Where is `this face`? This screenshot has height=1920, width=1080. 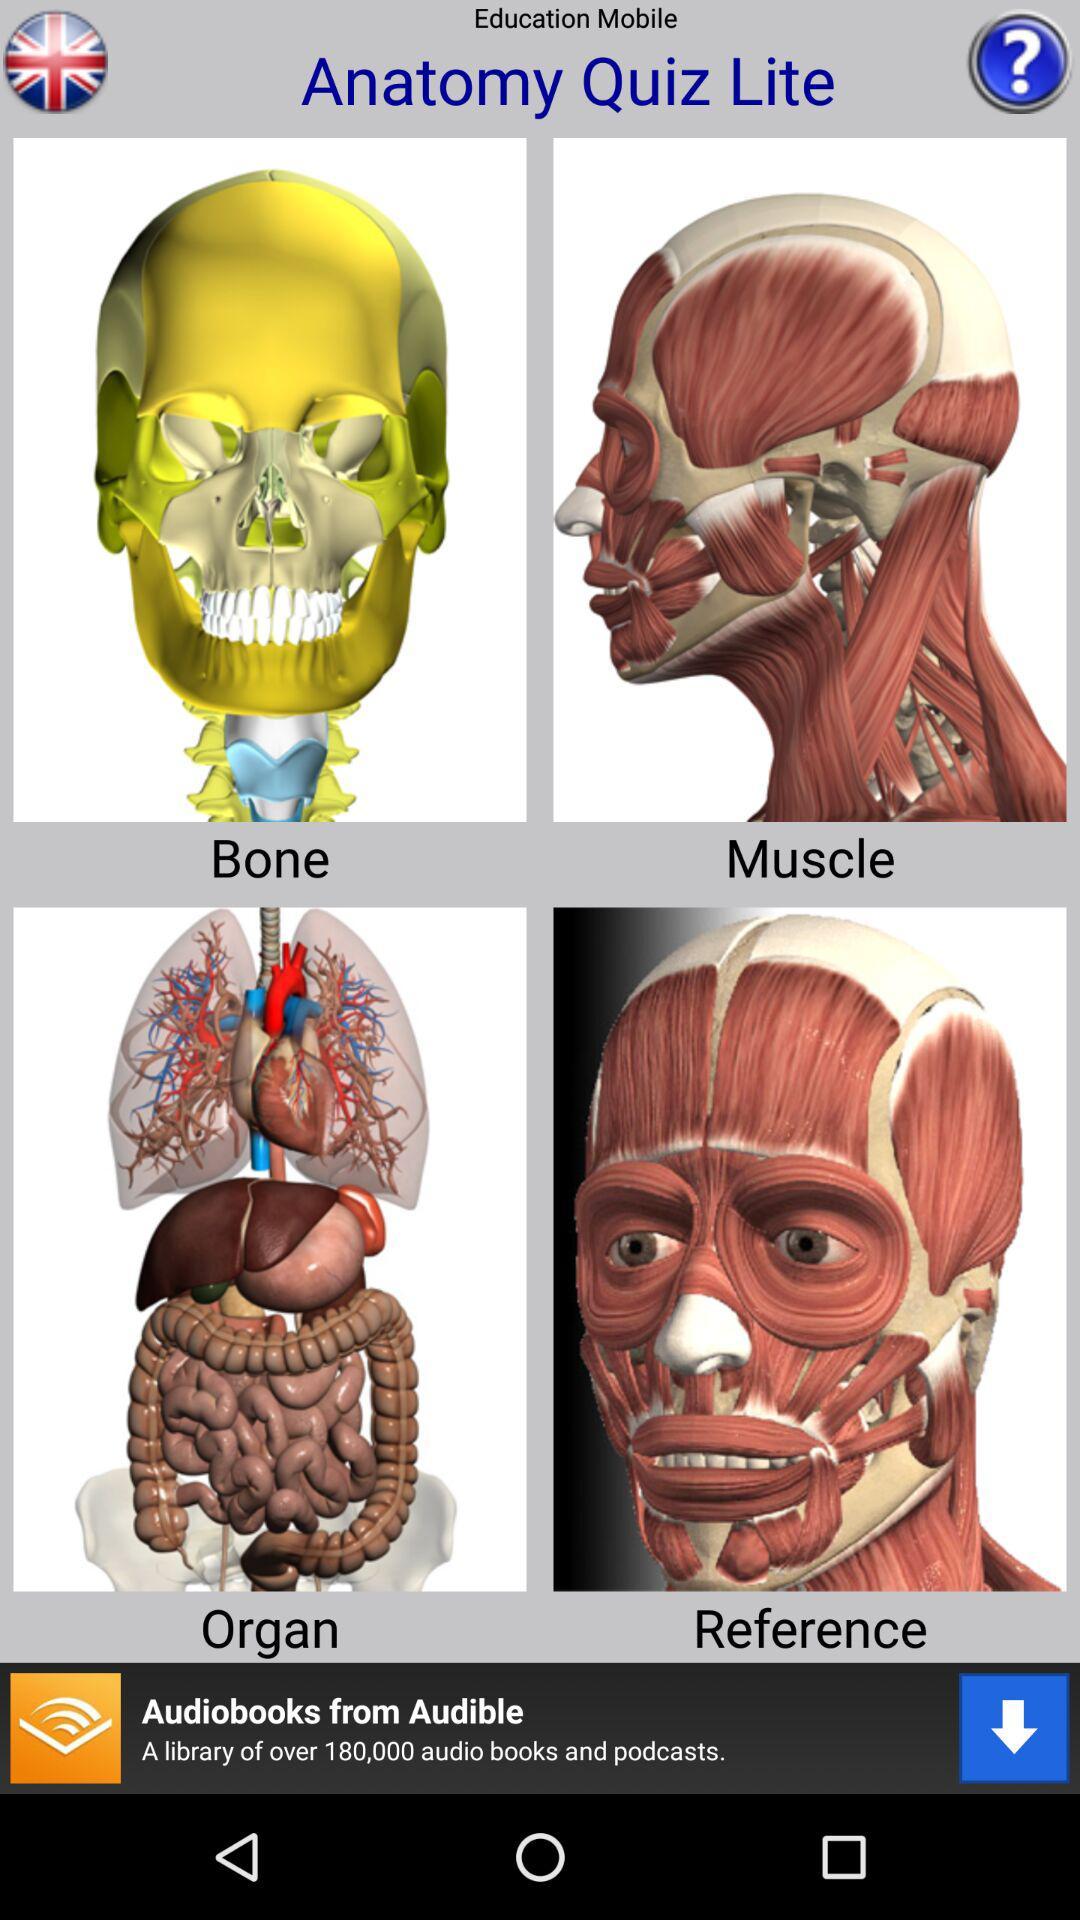 this face is located at coordinates (810, 1241).